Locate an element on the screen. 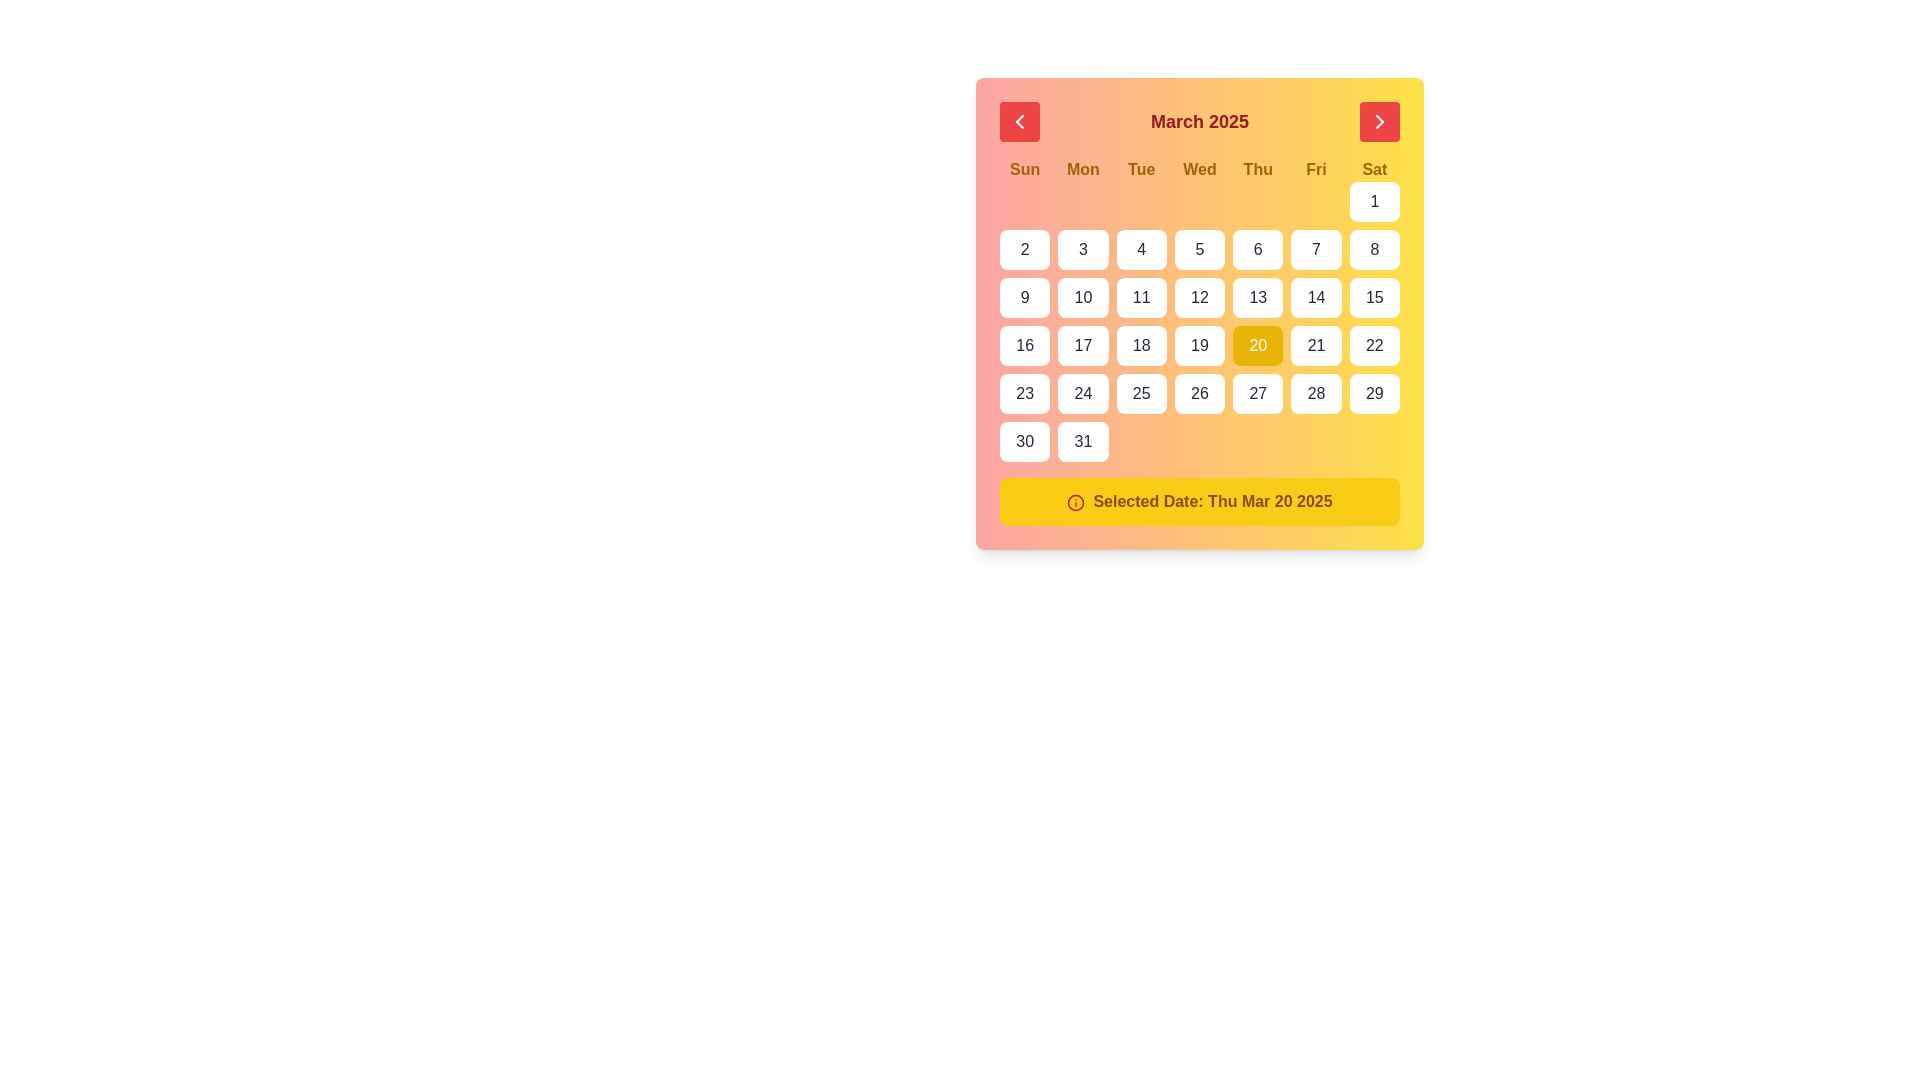 This screenshot has width=1920, height=1080. the selectable date button displaying '26' to observe its hover effects, which include a change to a yellow background is located at coordinates (1200, 393).